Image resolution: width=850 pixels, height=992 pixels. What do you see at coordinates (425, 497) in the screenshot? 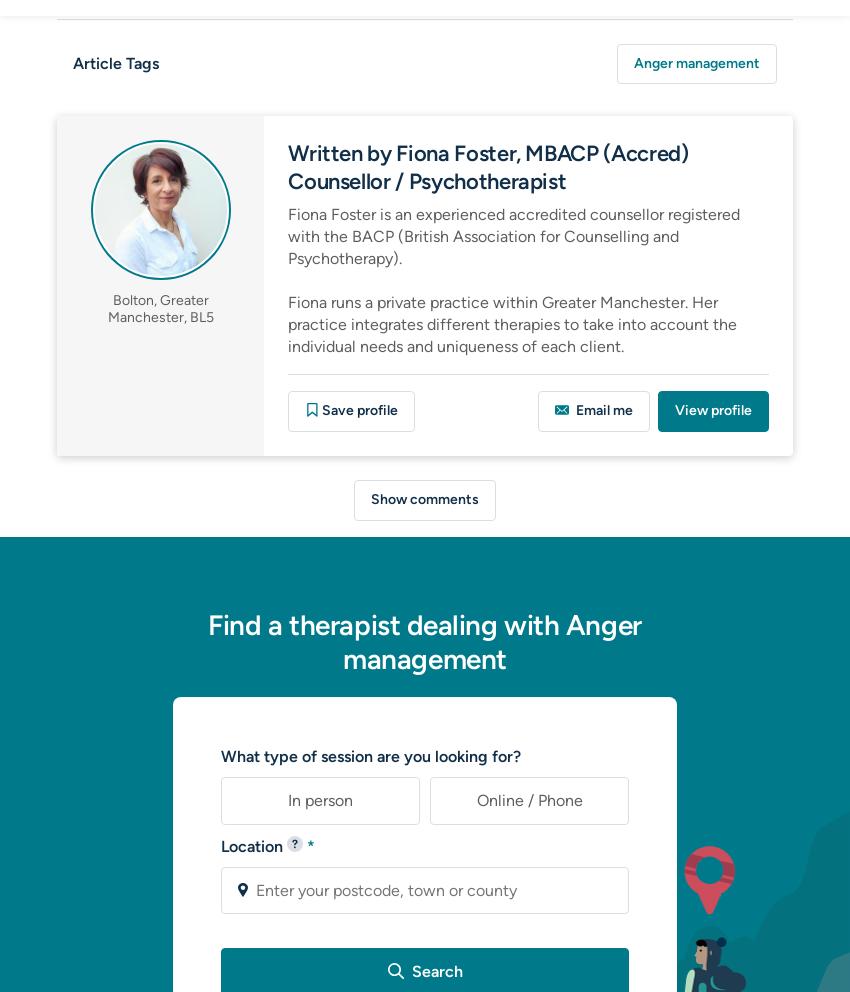
I see `'Show comments'` at bounding box center [425, 497].